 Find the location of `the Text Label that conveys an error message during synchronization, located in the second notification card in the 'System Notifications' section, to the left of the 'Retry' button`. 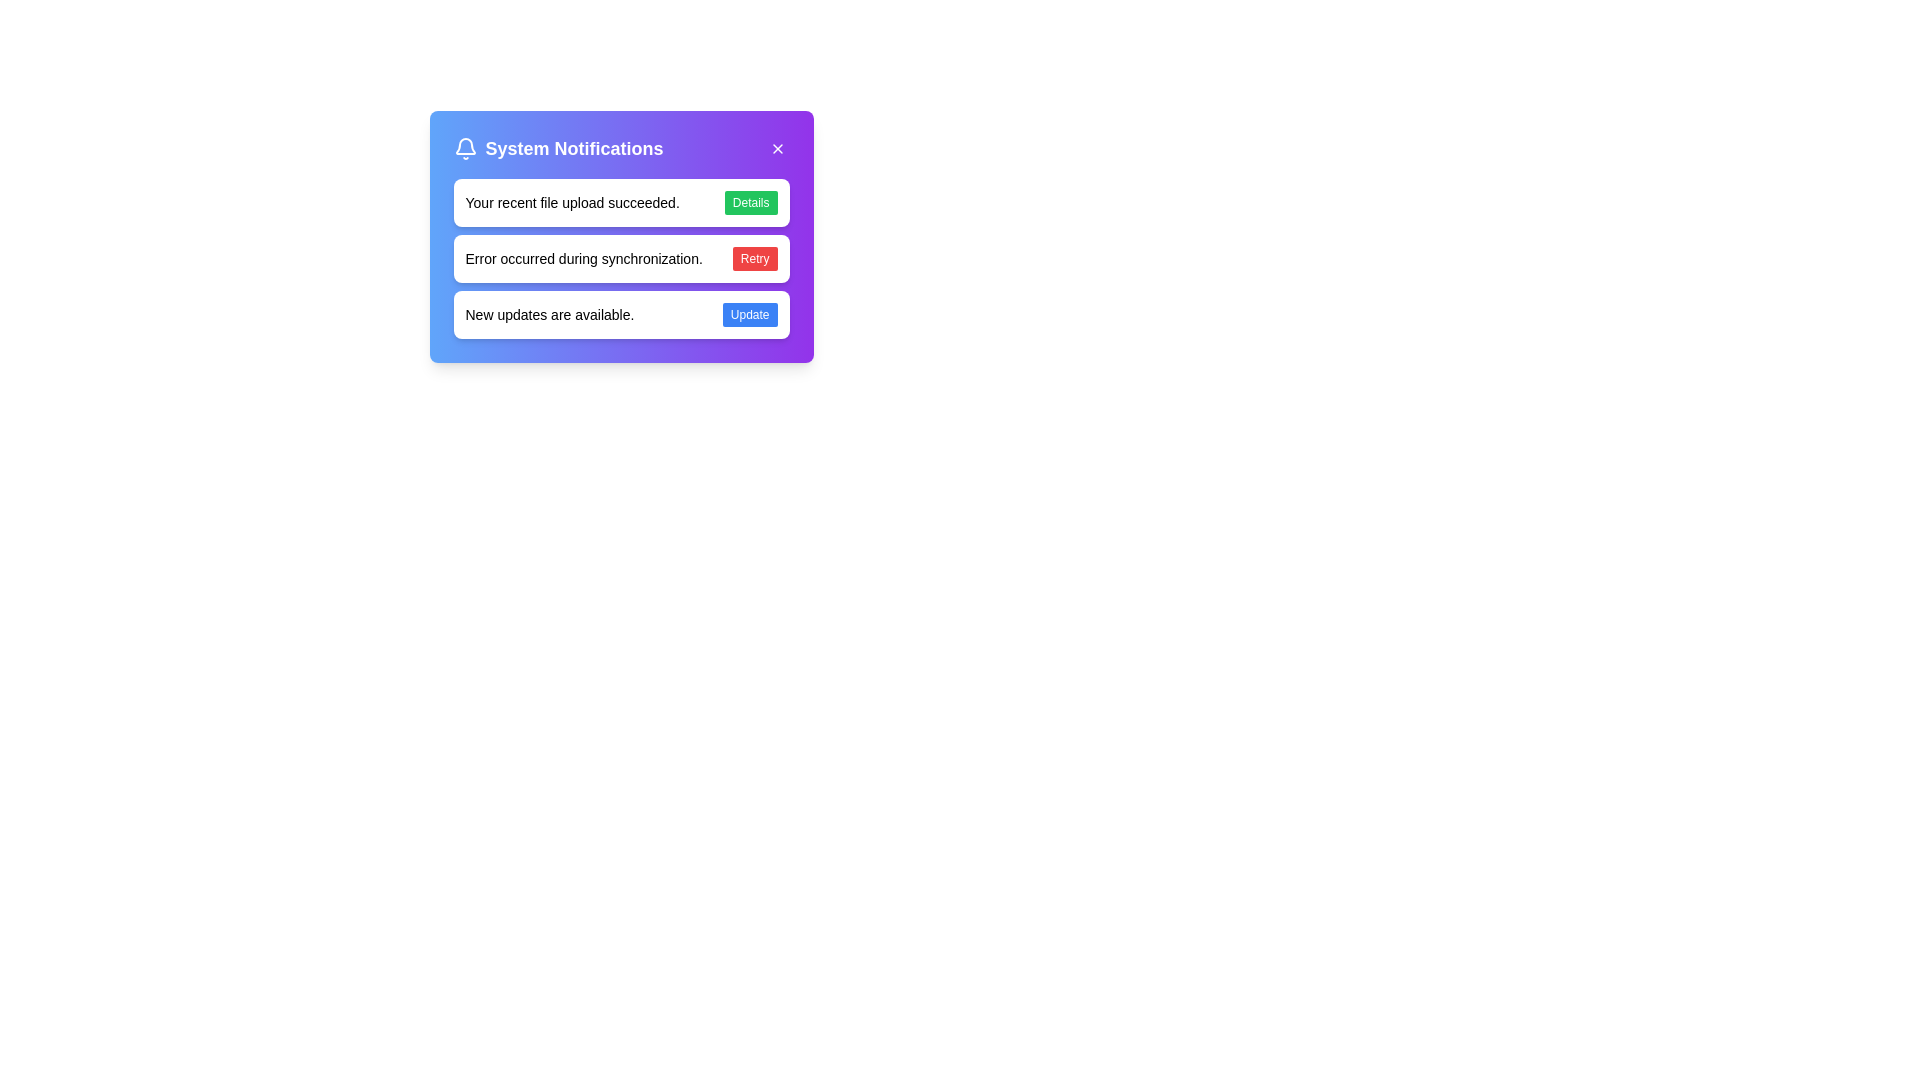

the Text Label that conveys an error message during synchronization, located in the second notification card in the 'System Notifications' section, to the left of the 'Retry' button is located at coordinates (583, 257).